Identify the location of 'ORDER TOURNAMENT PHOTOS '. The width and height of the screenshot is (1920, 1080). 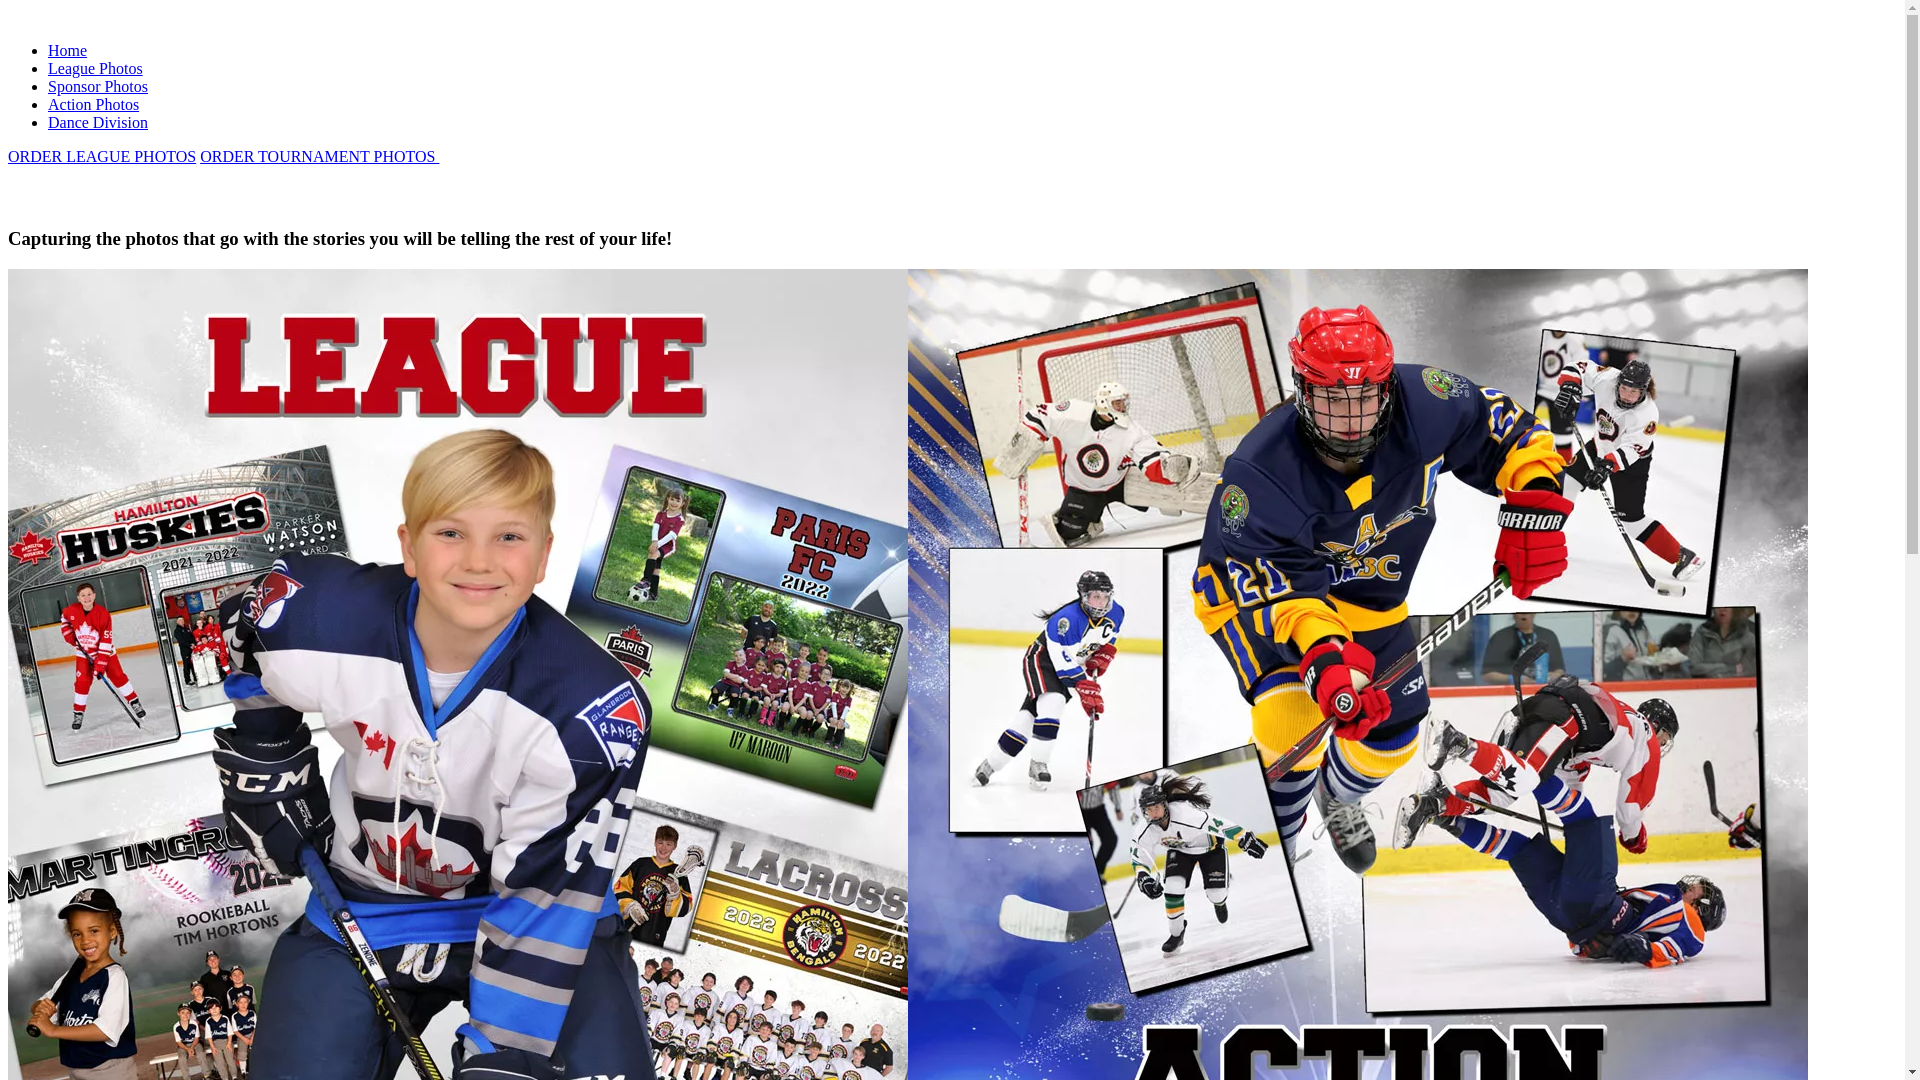
(200, 155).